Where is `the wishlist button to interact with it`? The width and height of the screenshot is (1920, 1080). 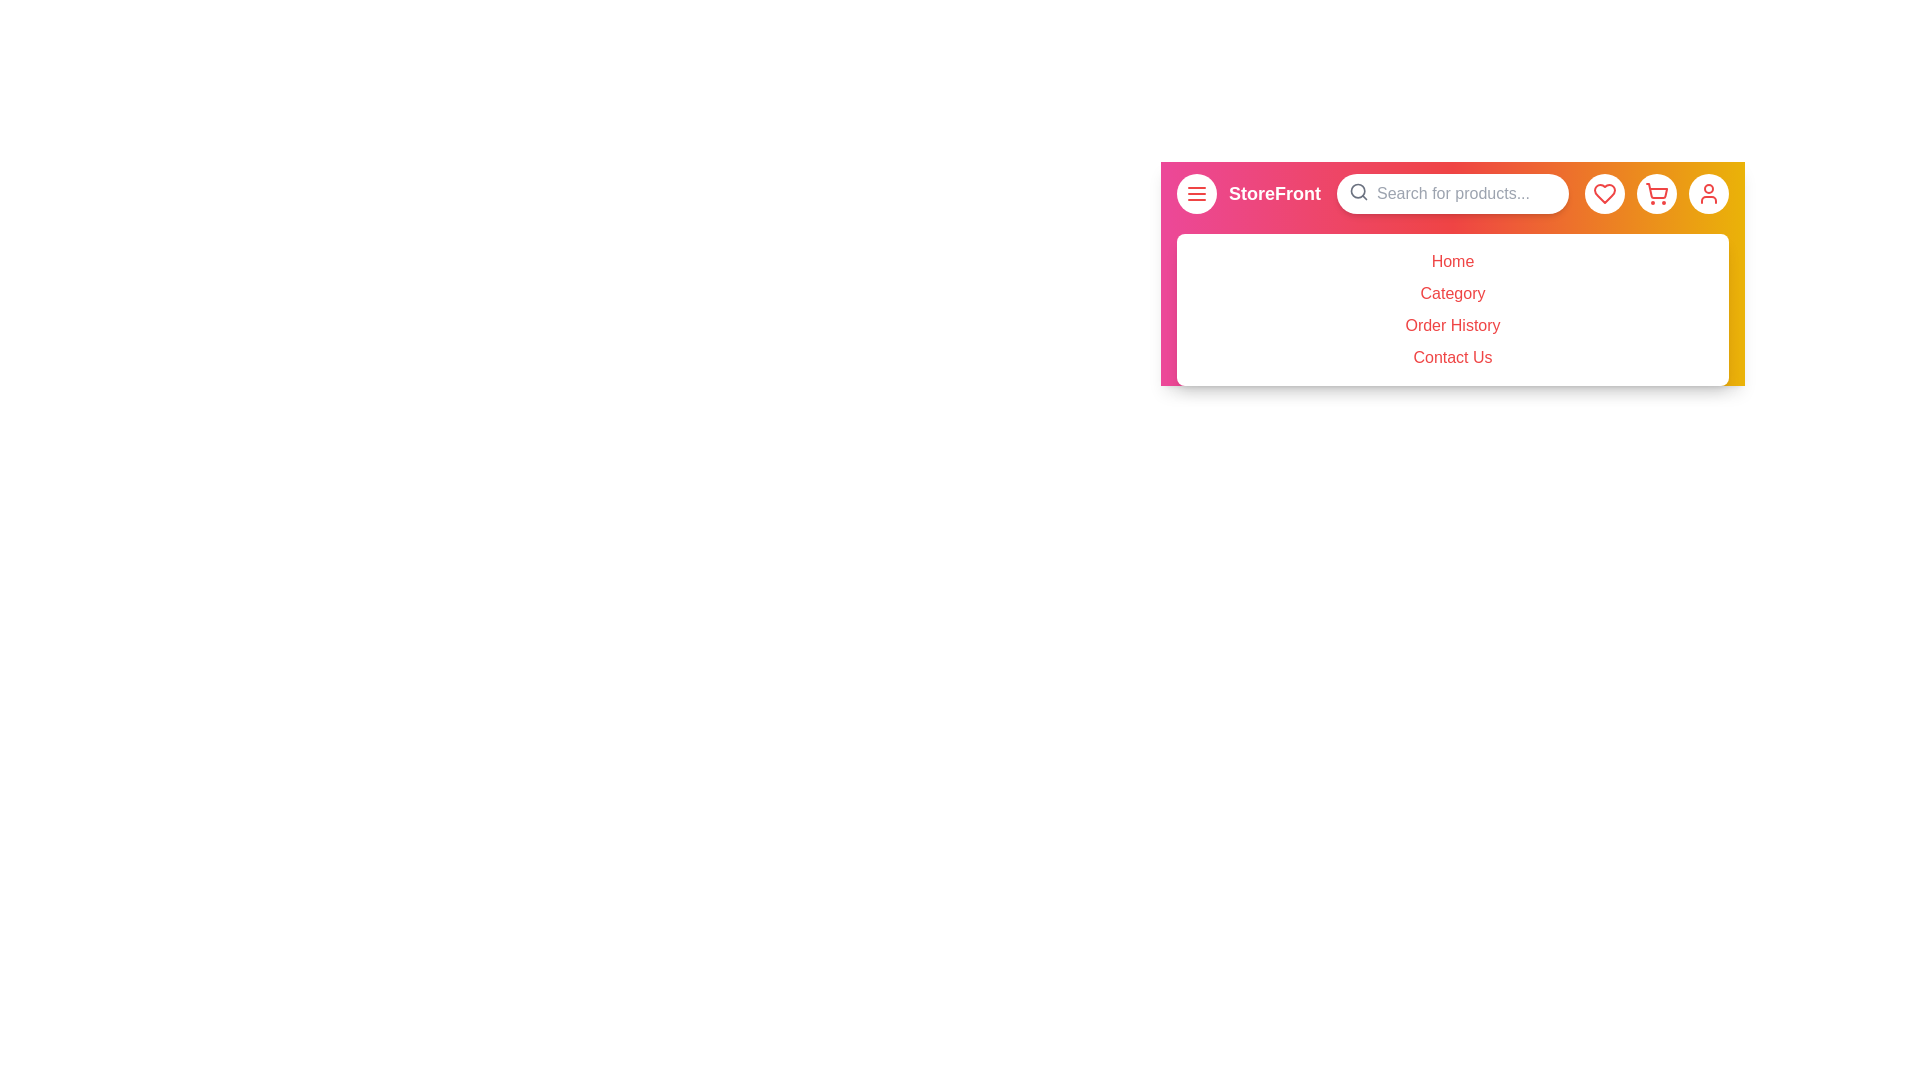
the wishlist button to interact with it is located at coordinates (1604, 193).